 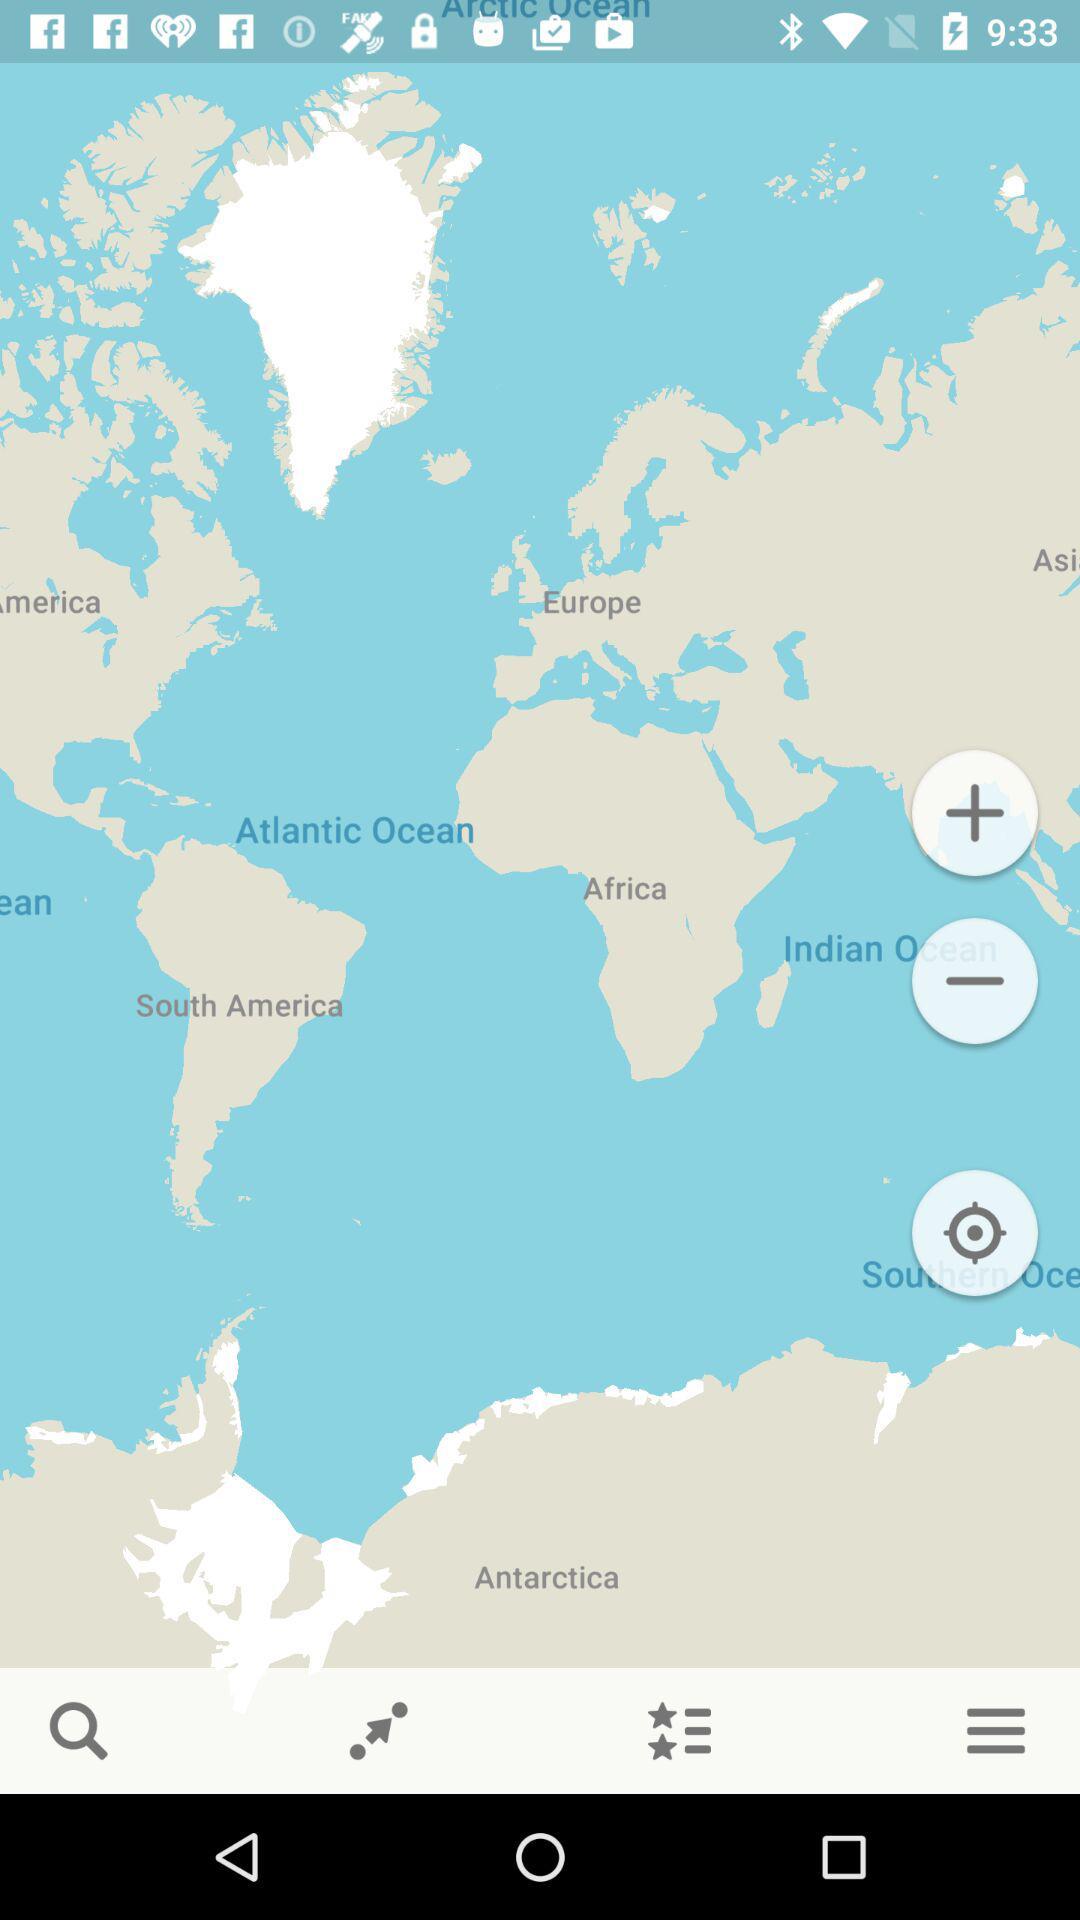 What do you see at coordinates (678, 1730) in the screenshot?
I see `favorites list` at bounding box center [678, 1730].